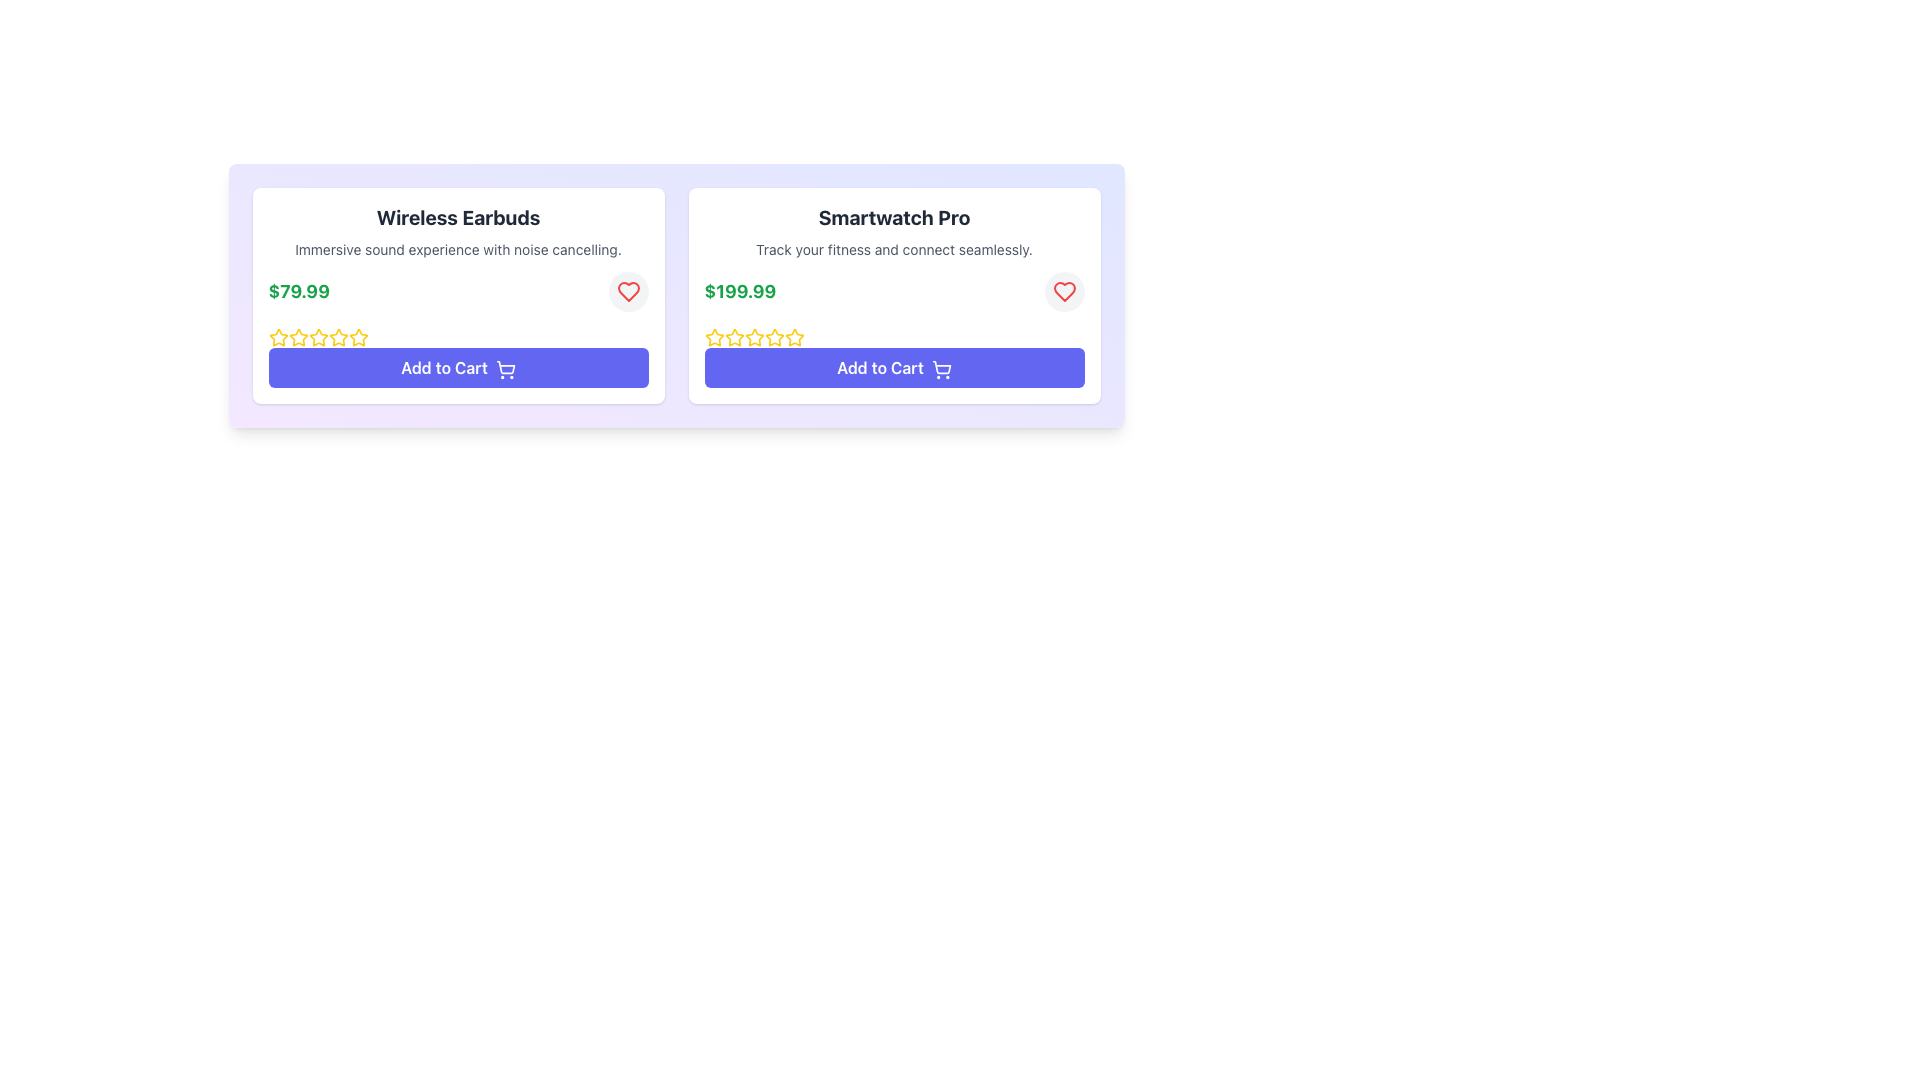 The width and height of the screenshot is (1920, 1080). I want to click on the shopping cart icon, which is a small rounded outline located to the right of the 'Add to Cart' button for the 'Smartwatch Pro' product, so click(940, 369).